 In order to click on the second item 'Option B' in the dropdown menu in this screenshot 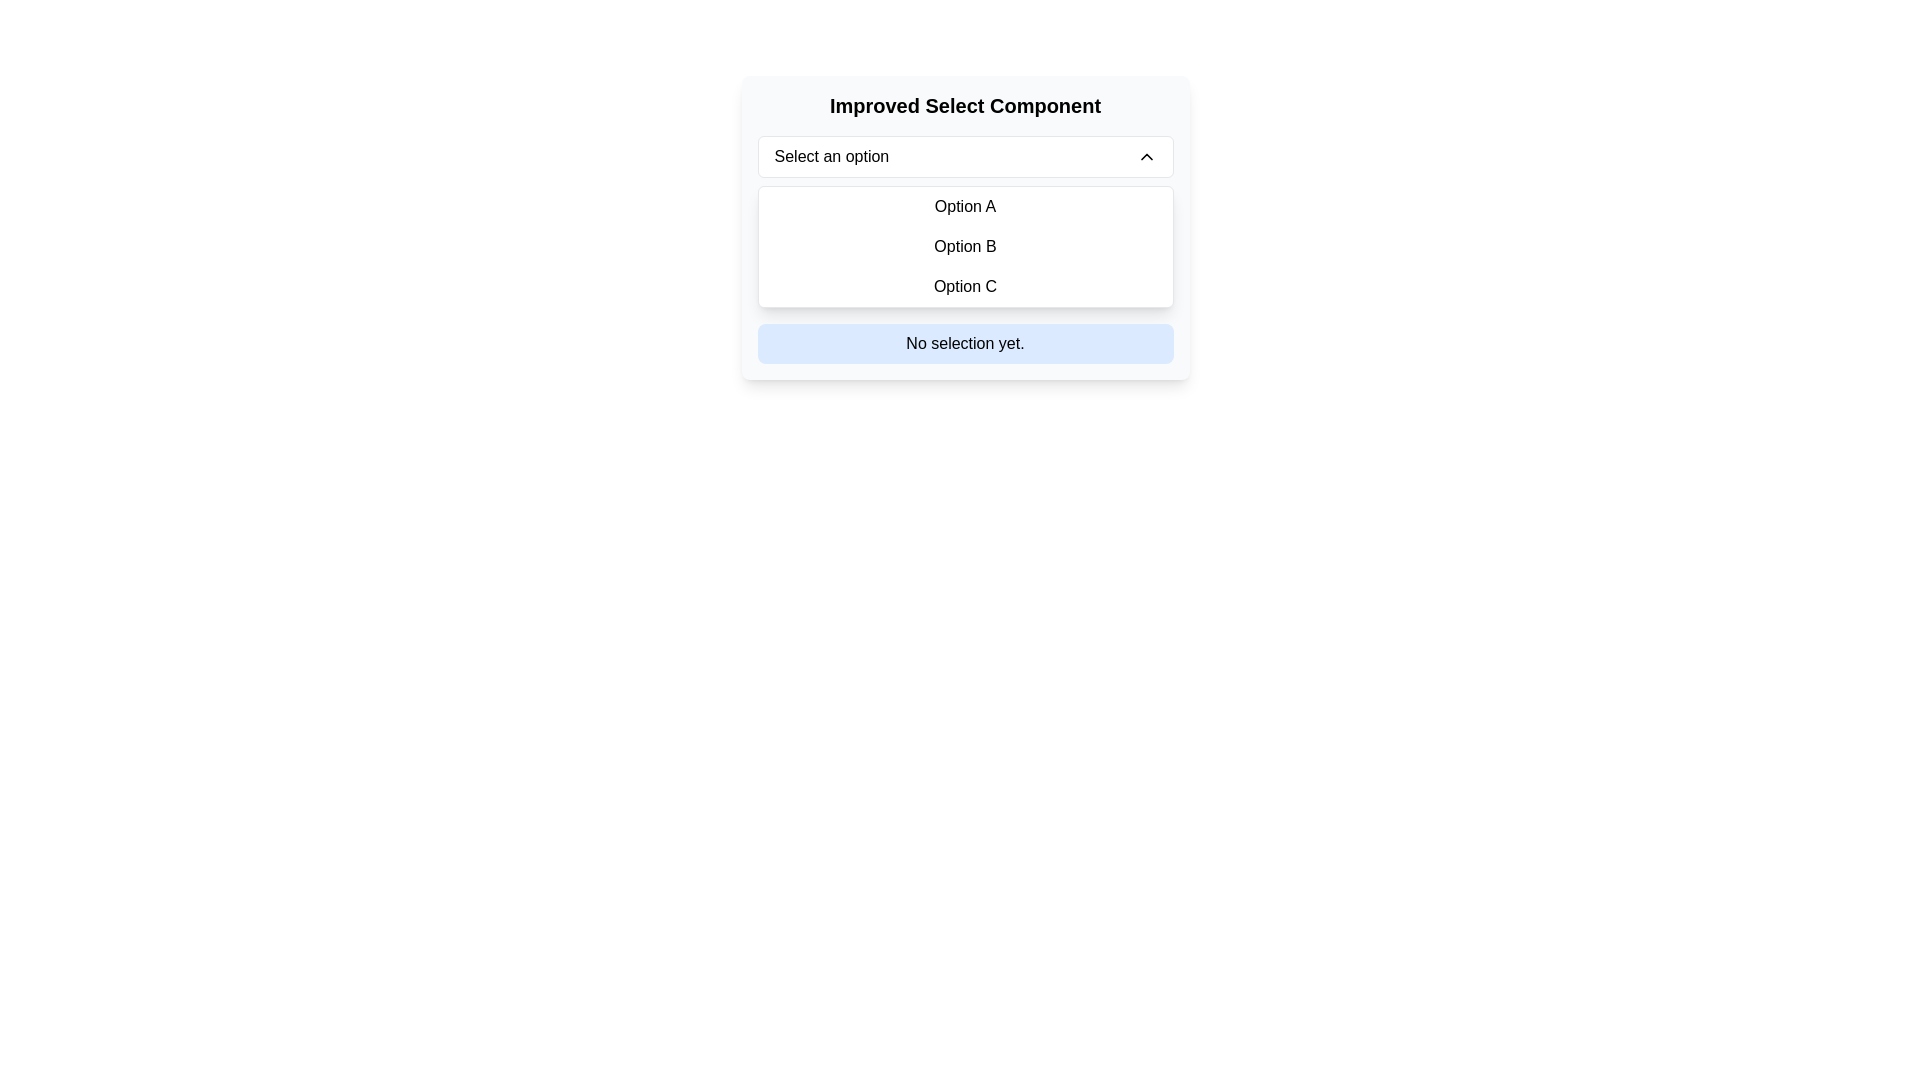, I will do `click(965, 245)`.